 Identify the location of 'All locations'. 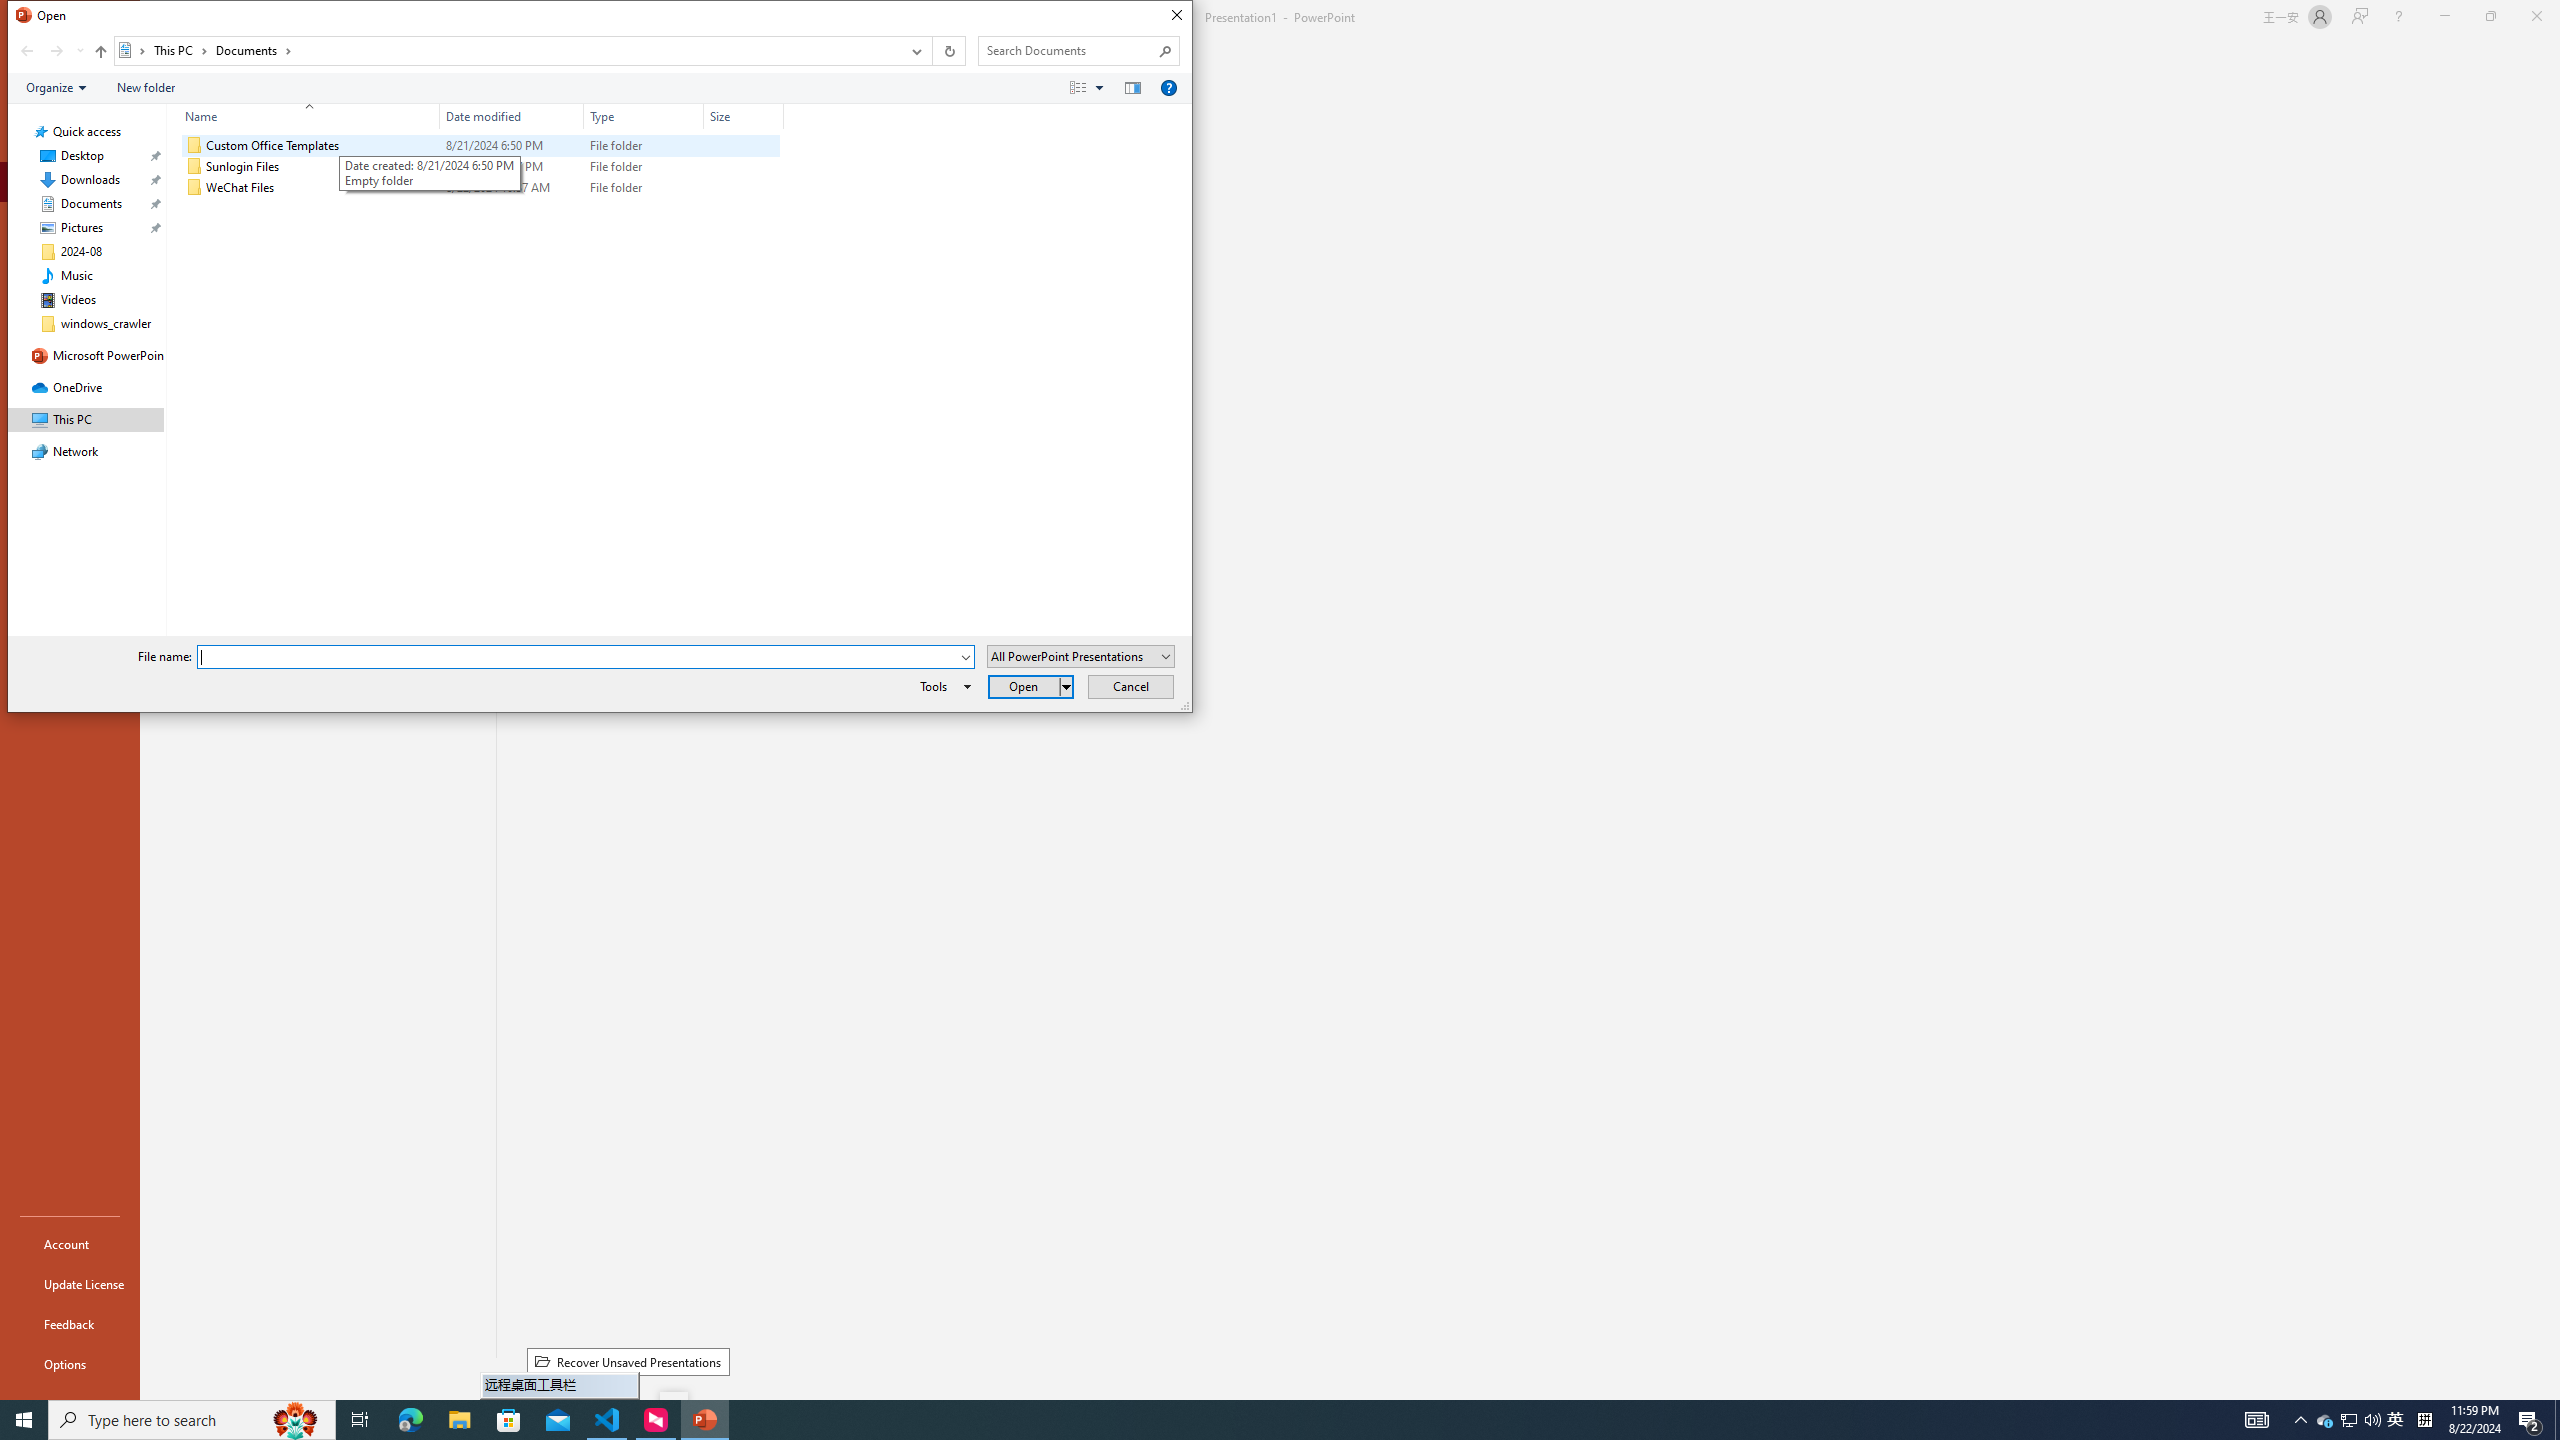
(133, 49).